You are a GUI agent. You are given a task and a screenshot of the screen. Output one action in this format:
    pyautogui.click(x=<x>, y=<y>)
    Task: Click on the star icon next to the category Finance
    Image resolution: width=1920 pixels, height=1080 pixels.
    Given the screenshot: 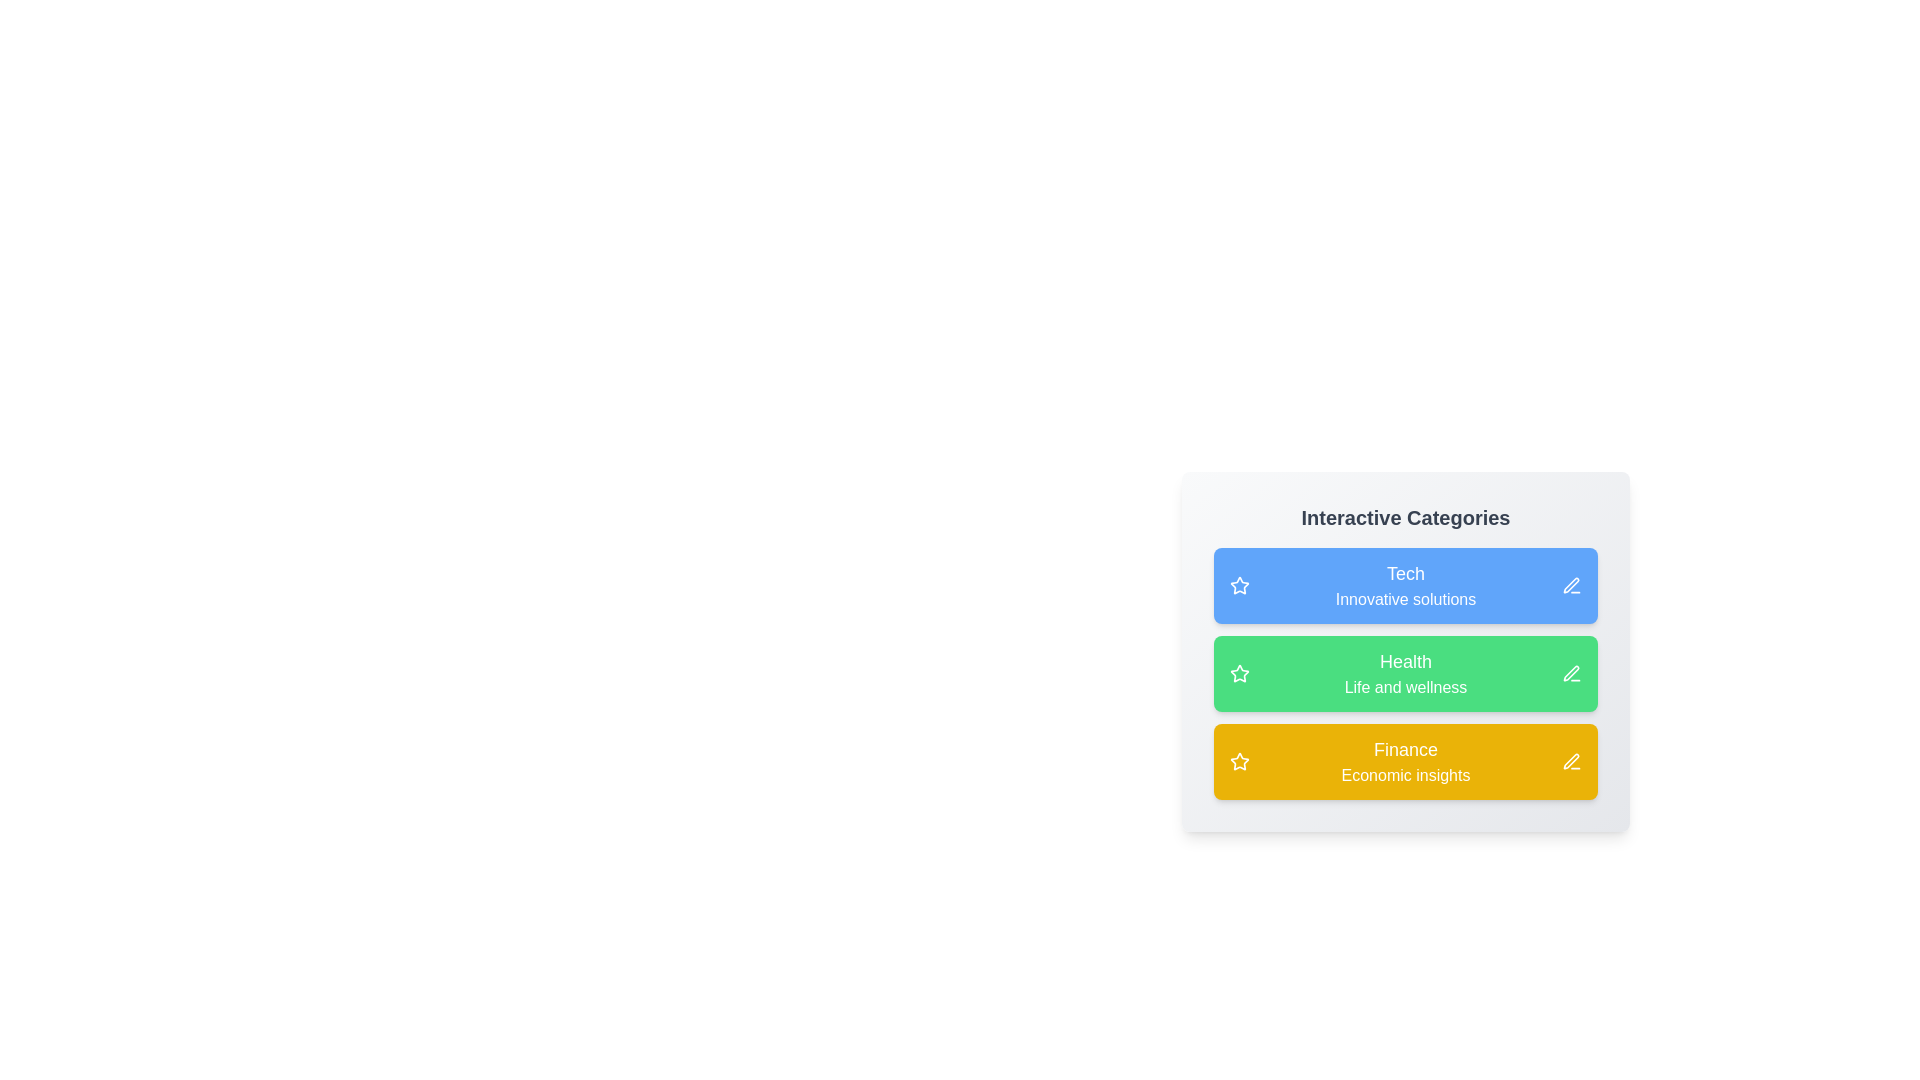 What is the action you would take?
    pyautogui.click(x=1238, y=762)
    